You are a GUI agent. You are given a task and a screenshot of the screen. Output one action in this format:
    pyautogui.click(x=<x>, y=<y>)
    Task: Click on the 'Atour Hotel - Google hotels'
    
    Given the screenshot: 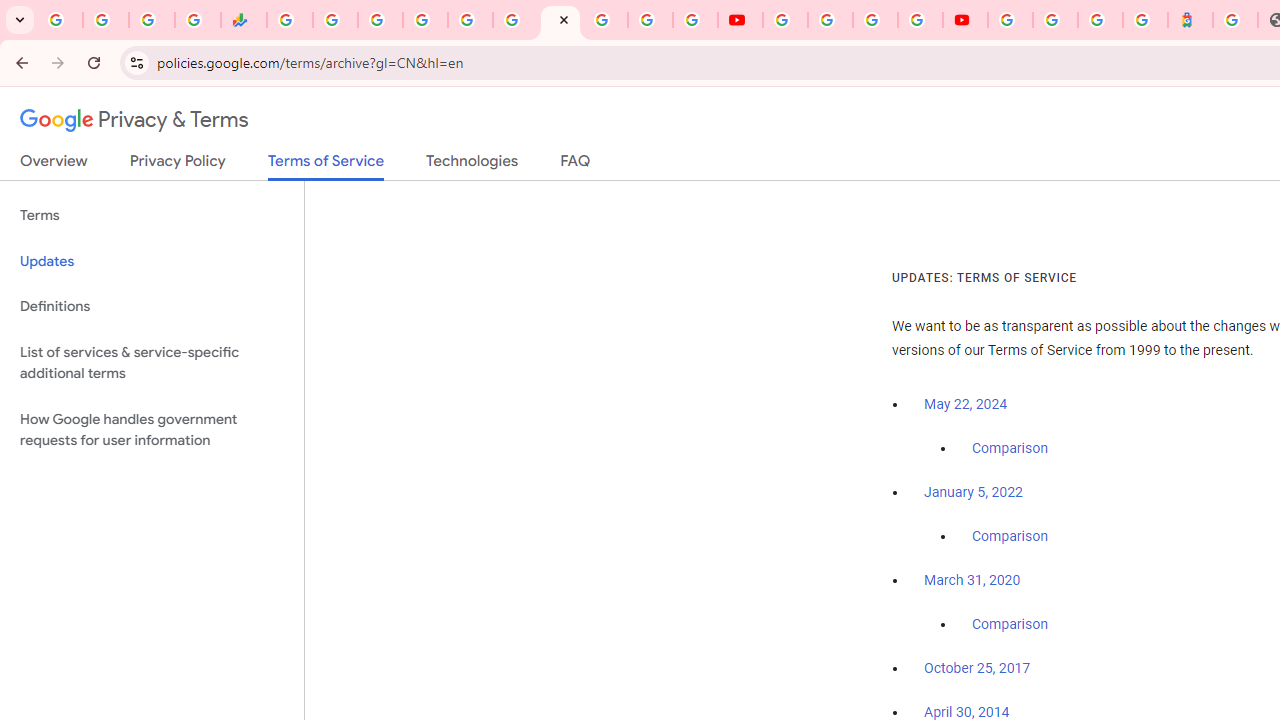 What is the action you would take?
    pyautogui.click(x=1190, y=20)
    